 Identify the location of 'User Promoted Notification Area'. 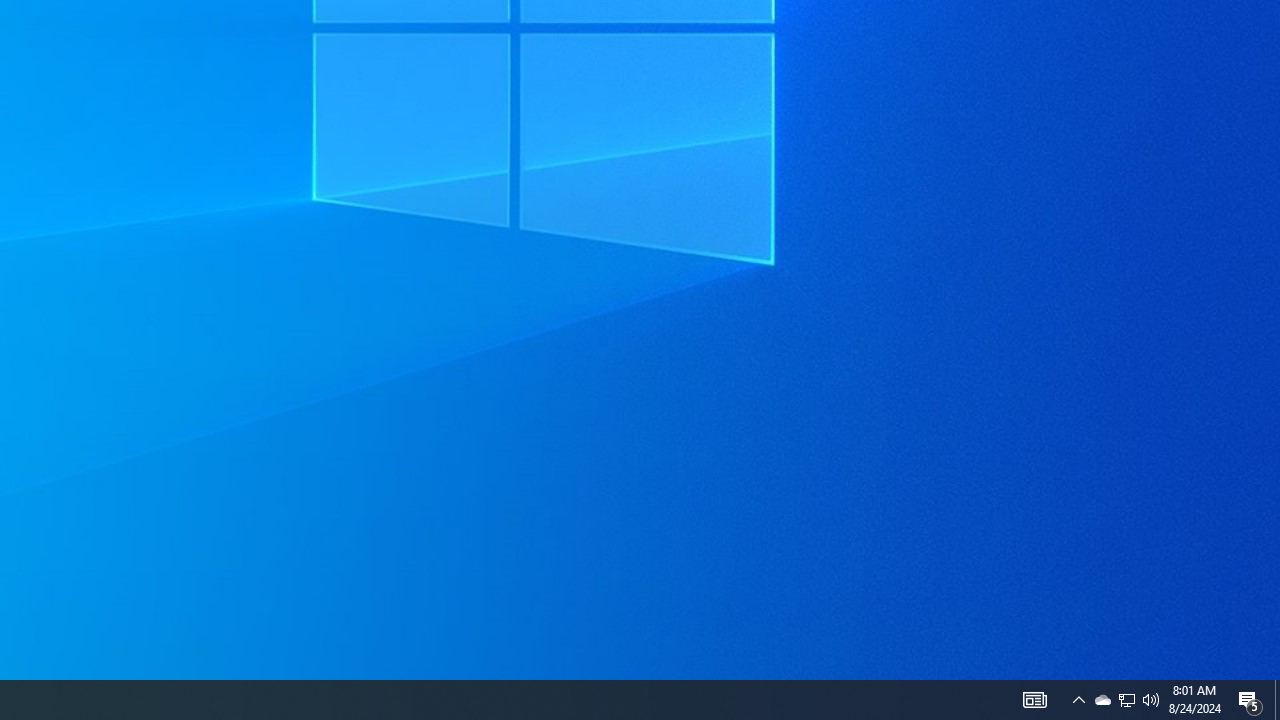
(1127, 698).